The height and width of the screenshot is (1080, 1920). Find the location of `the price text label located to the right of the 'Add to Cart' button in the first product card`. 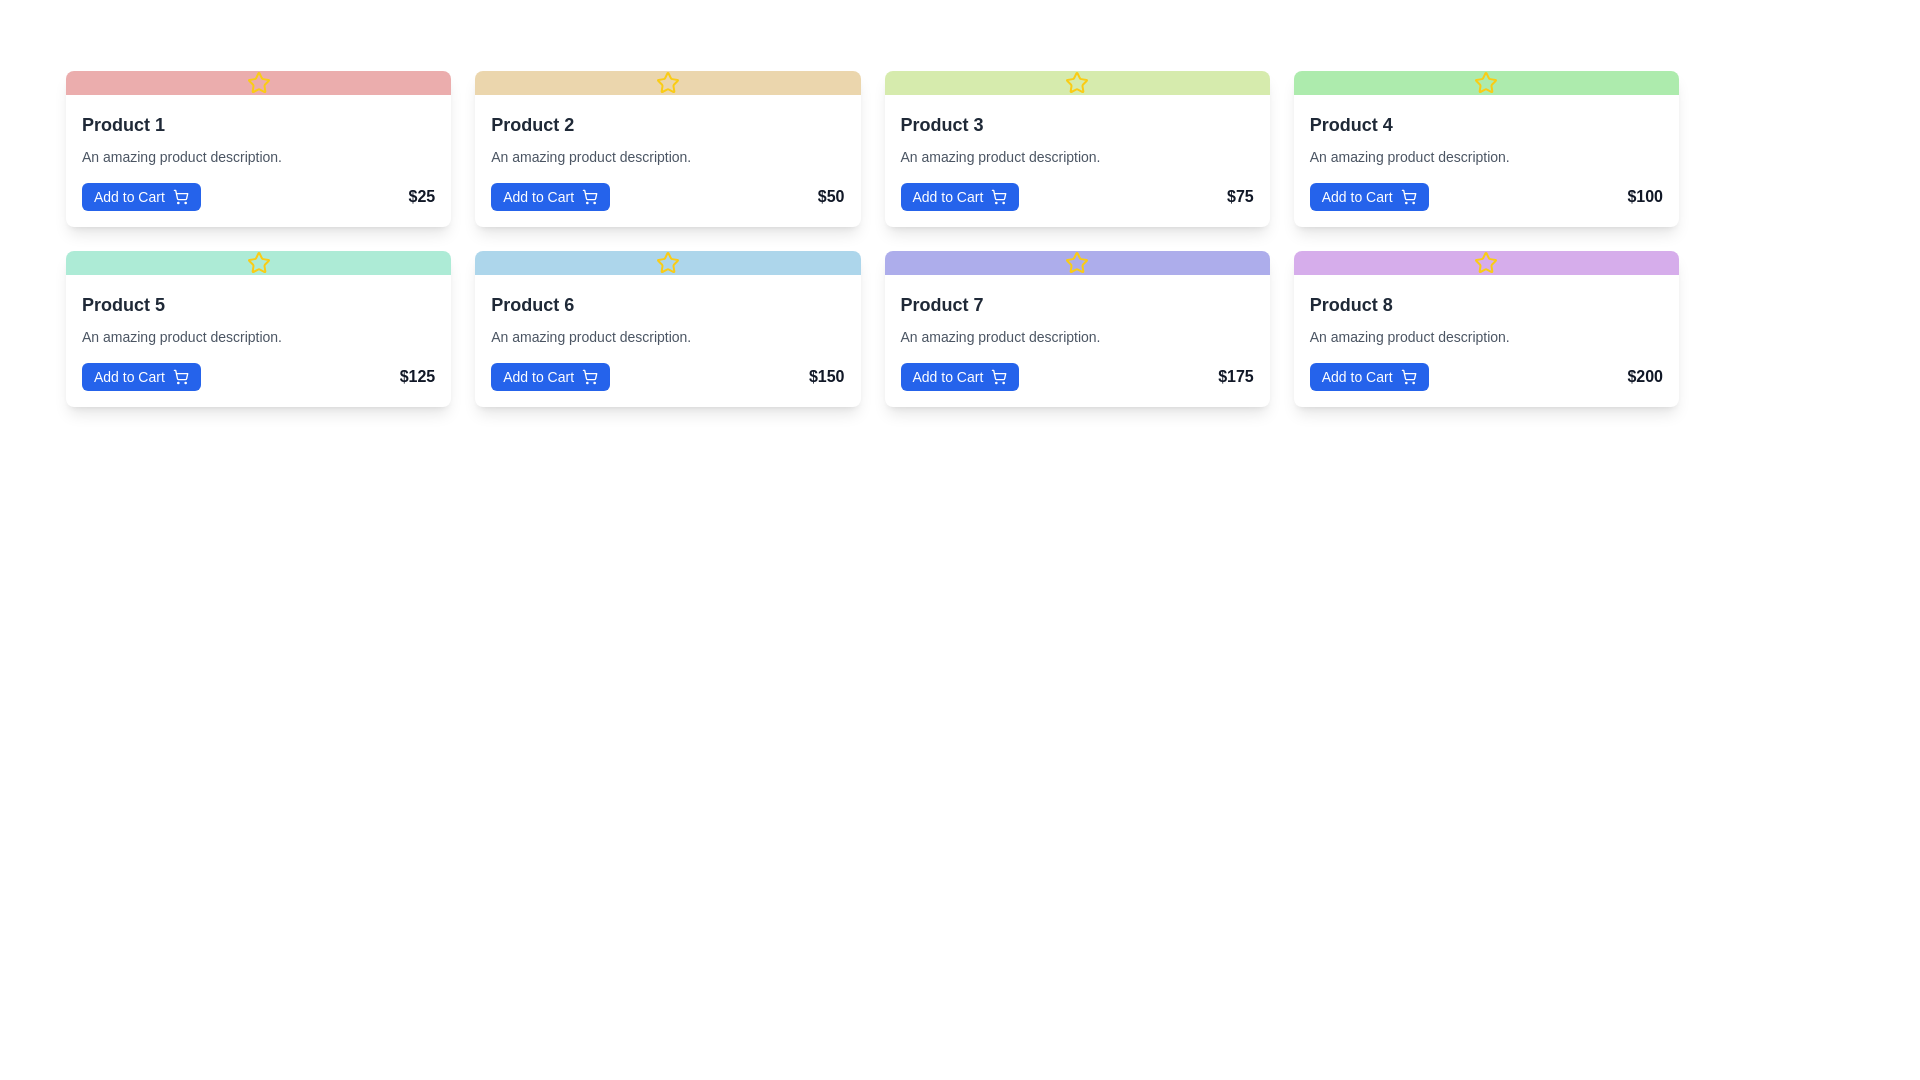

the price text label located to the right of the 'Add to Cart' button in the first product card is located at coordinates (420, 196).